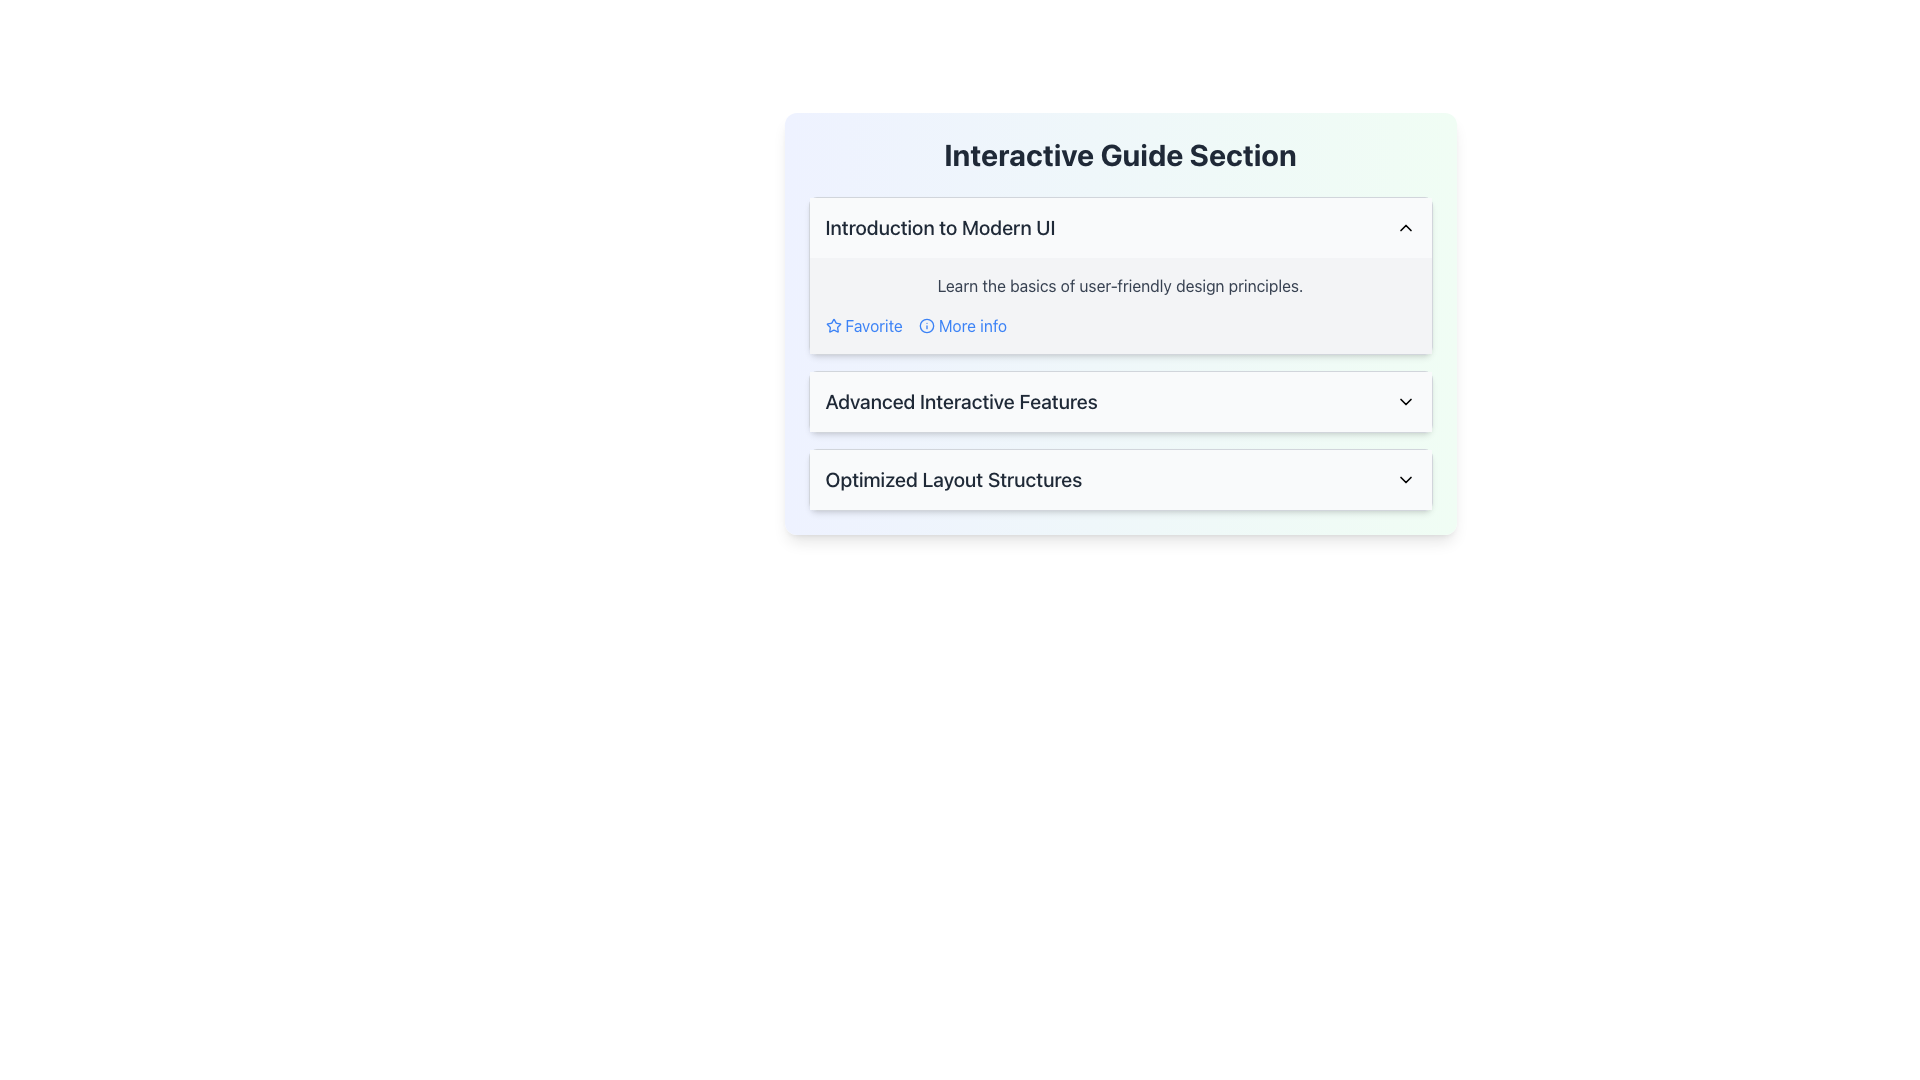  I want to click on the first collapsible panel under the 'Interactive Guide Section' to navigate, so click(1120, 276).